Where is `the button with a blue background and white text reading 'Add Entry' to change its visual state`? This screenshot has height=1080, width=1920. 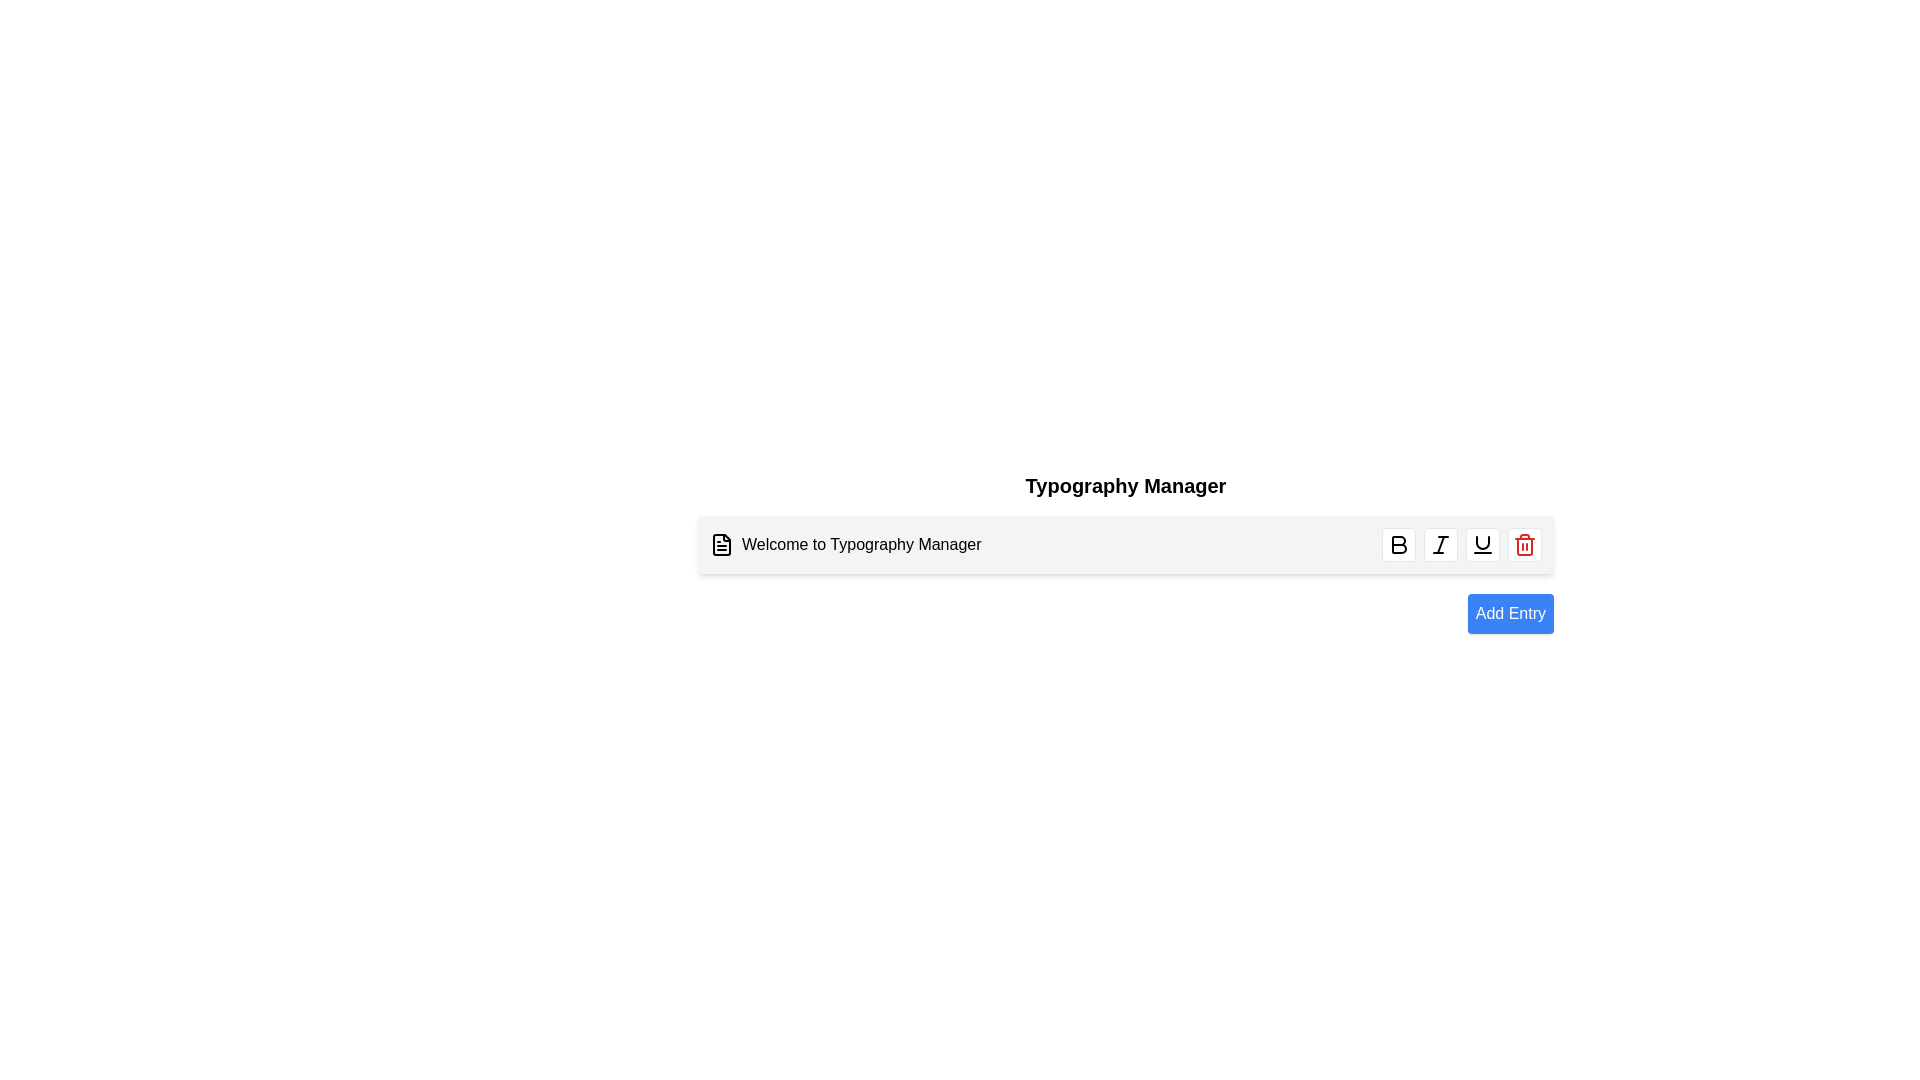
the button with a blue background and white text reading 'Add Entry' to change its visual state is located at coordinates (1510, 612).